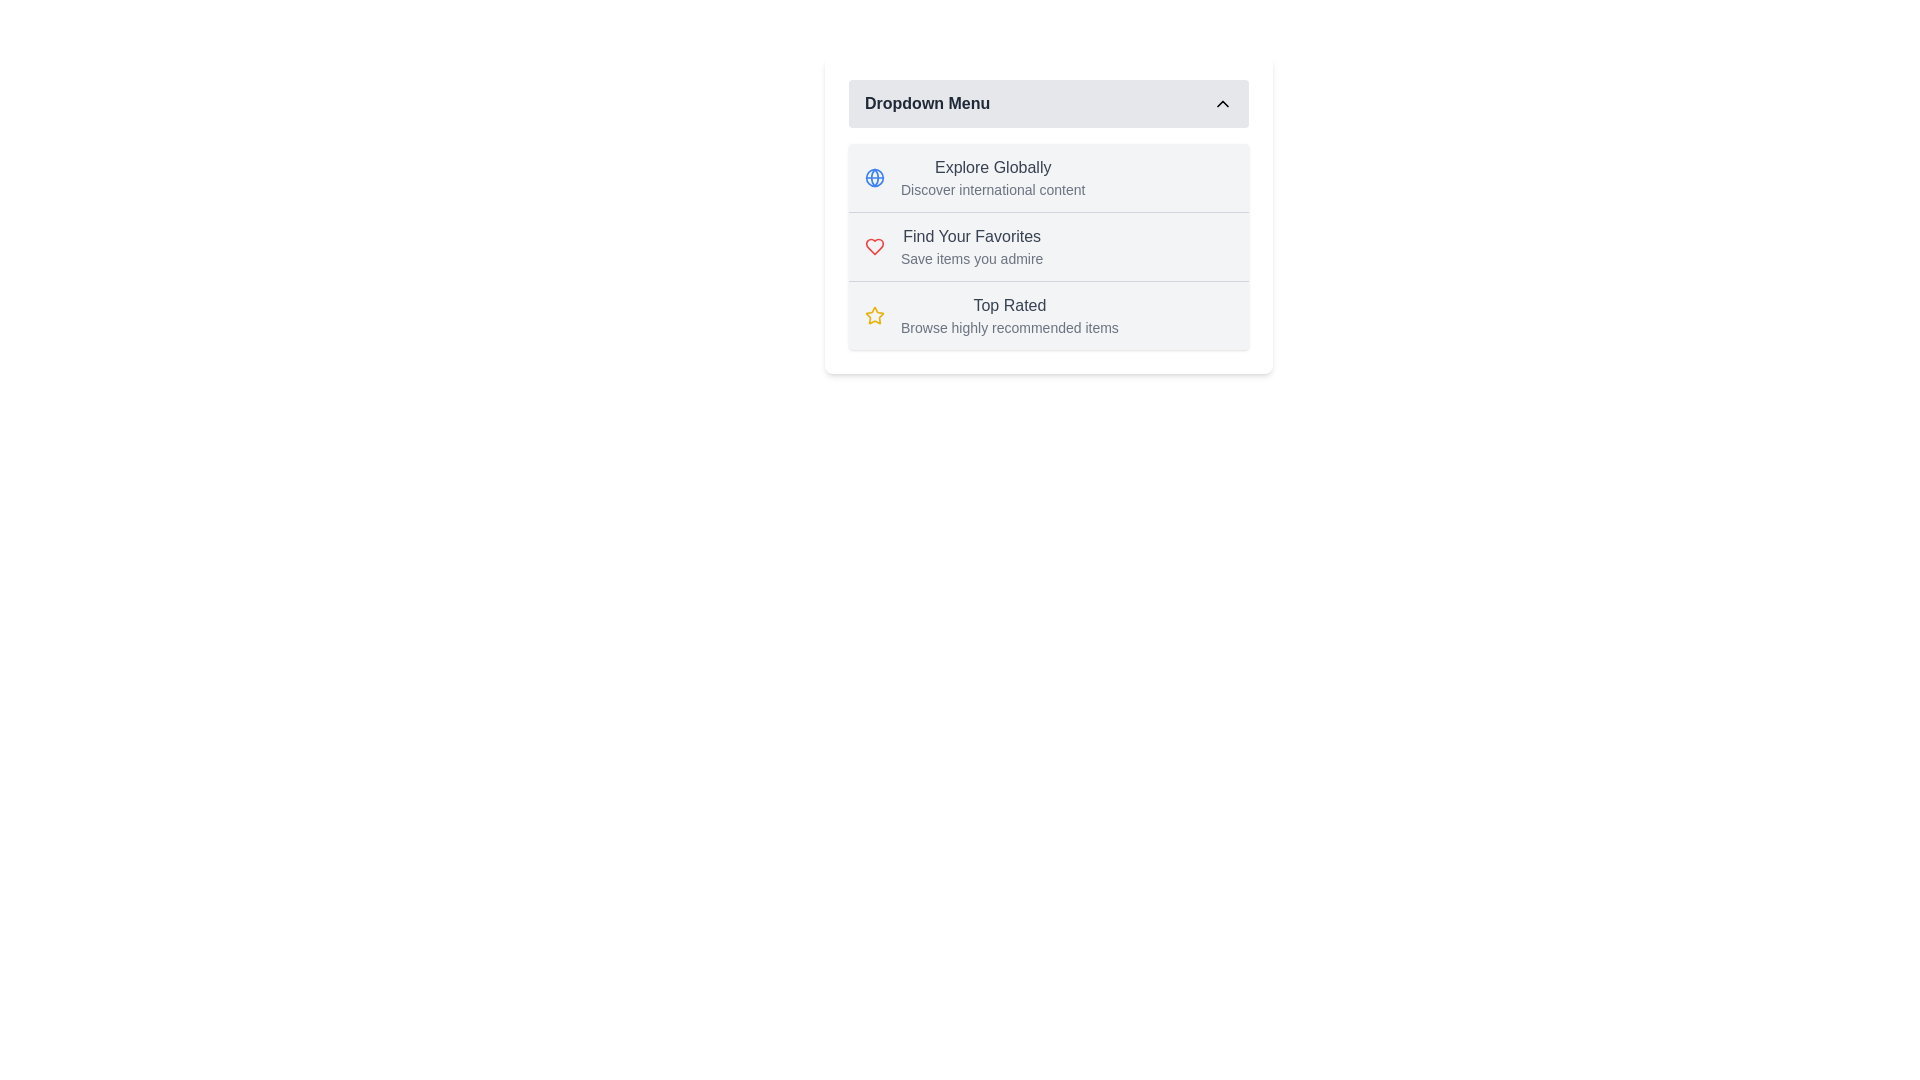 The image size is (1920, 1080). What do you see at coordinates (1048, 245) in the screenshot?
I see `the 'Find Your Favorites' dropdown menu option, which is the middle item in a list containing three options` at bounding box center [1048, 245].